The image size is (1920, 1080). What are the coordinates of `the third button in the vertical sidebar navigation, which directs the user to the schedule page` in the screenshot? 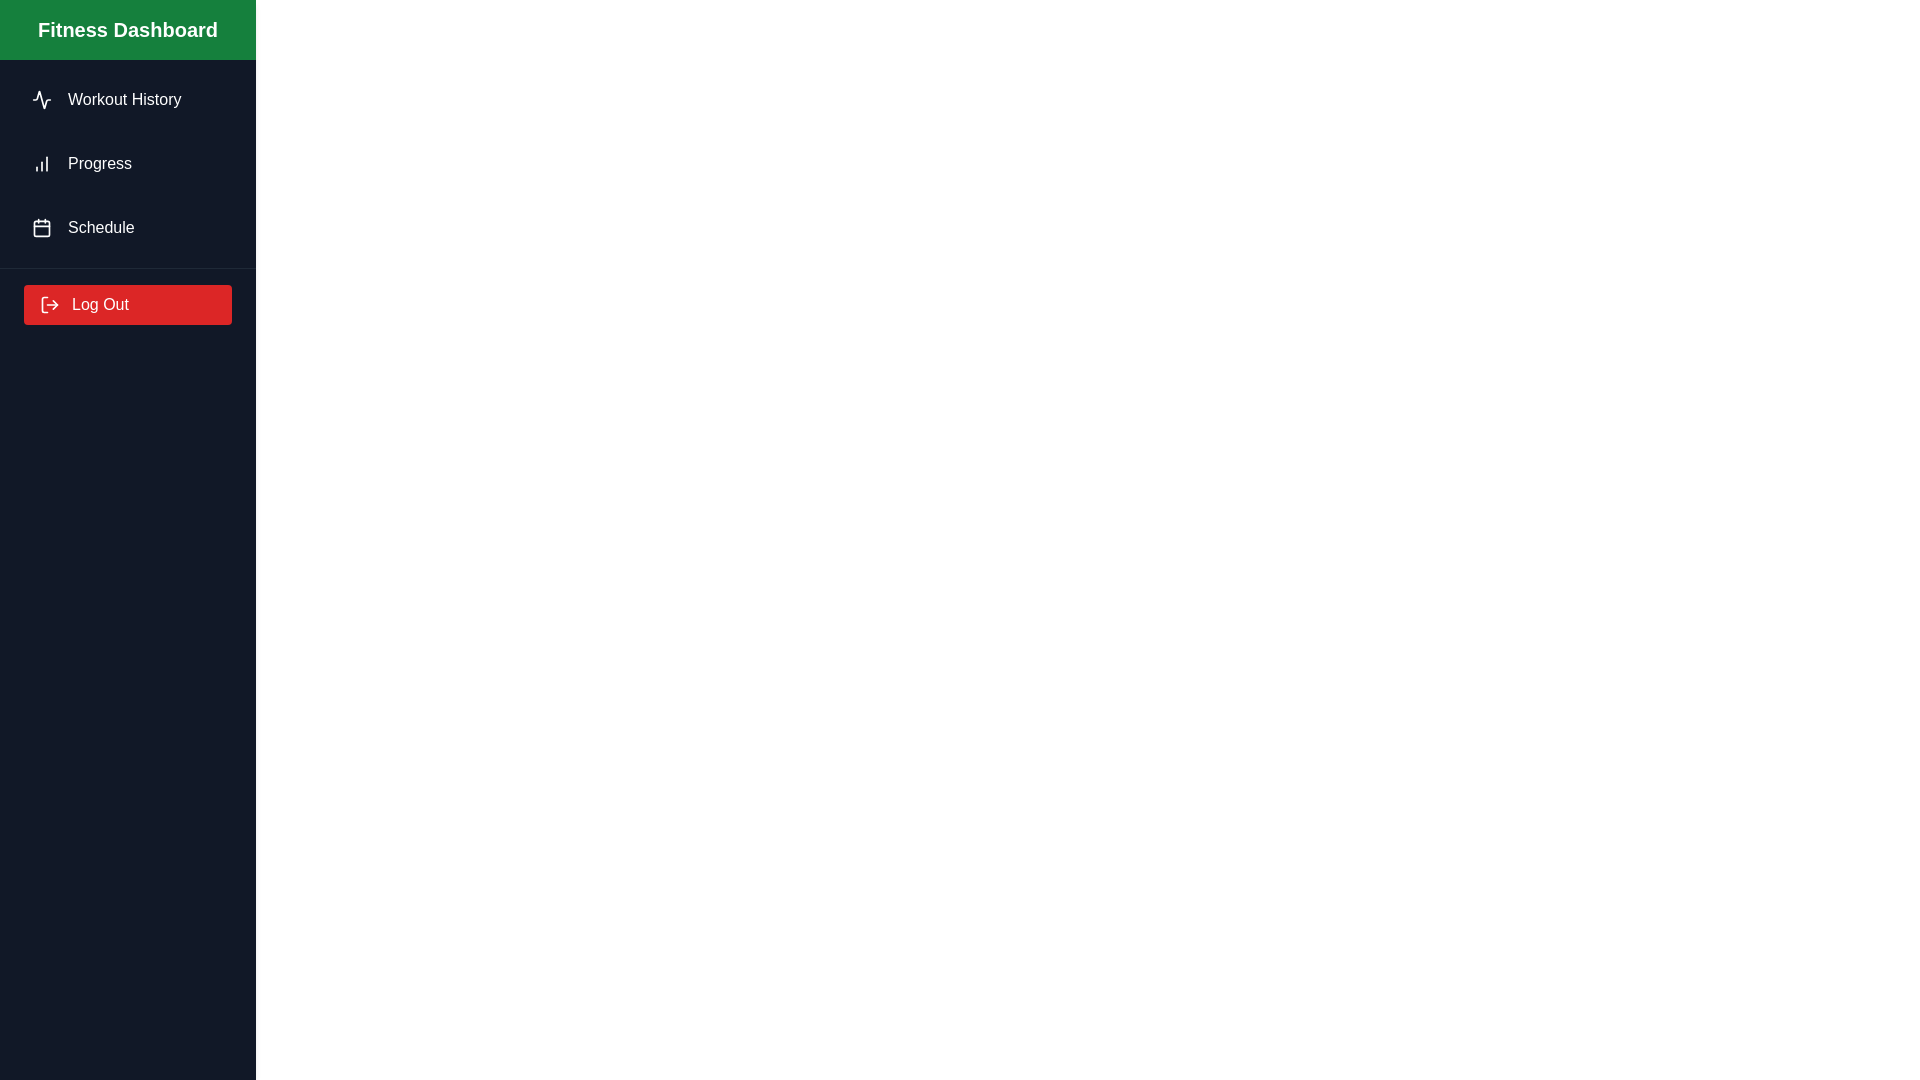 It's located at (127, 226).